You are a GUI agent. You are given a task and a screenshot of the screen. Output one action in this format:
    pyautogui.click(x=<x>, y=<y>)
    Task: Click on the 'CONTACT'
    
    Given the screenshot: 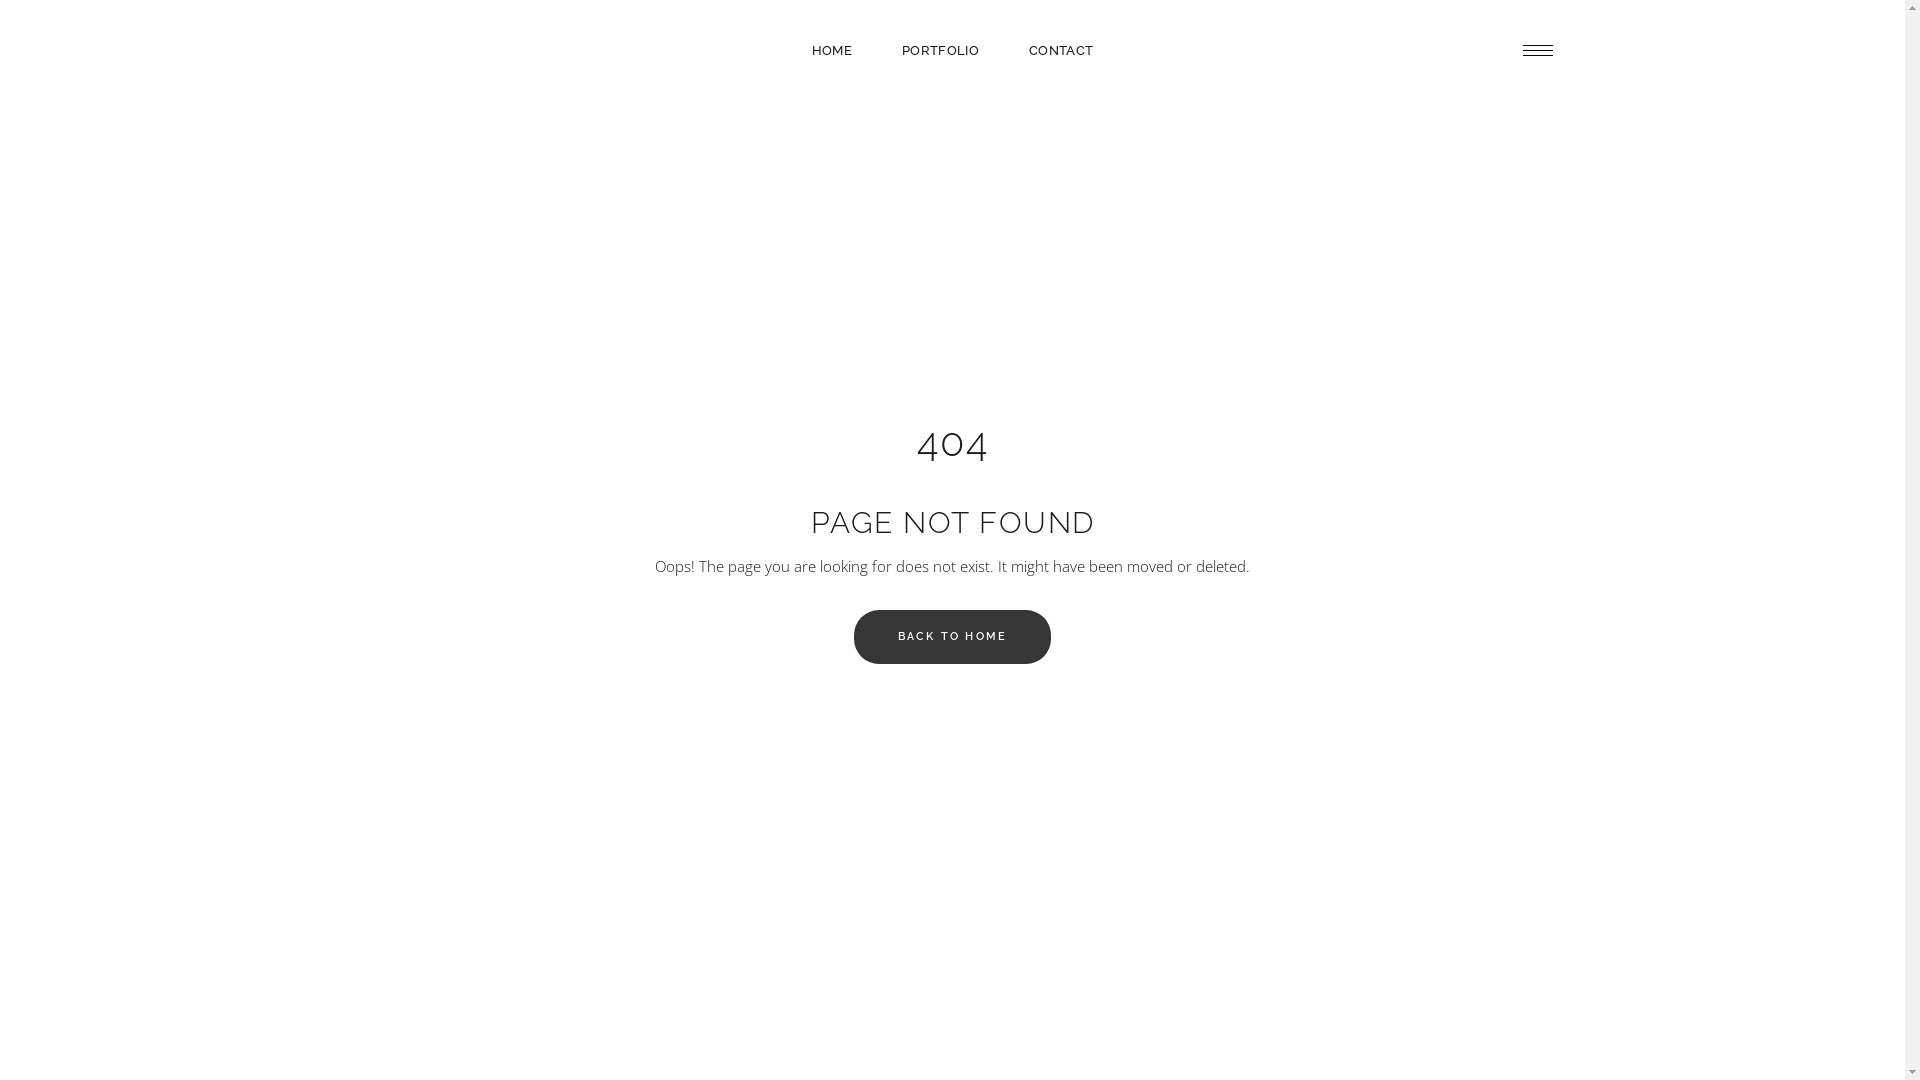 What is the action you would take?
    pyautogui.click(x=1003, y=49)
    